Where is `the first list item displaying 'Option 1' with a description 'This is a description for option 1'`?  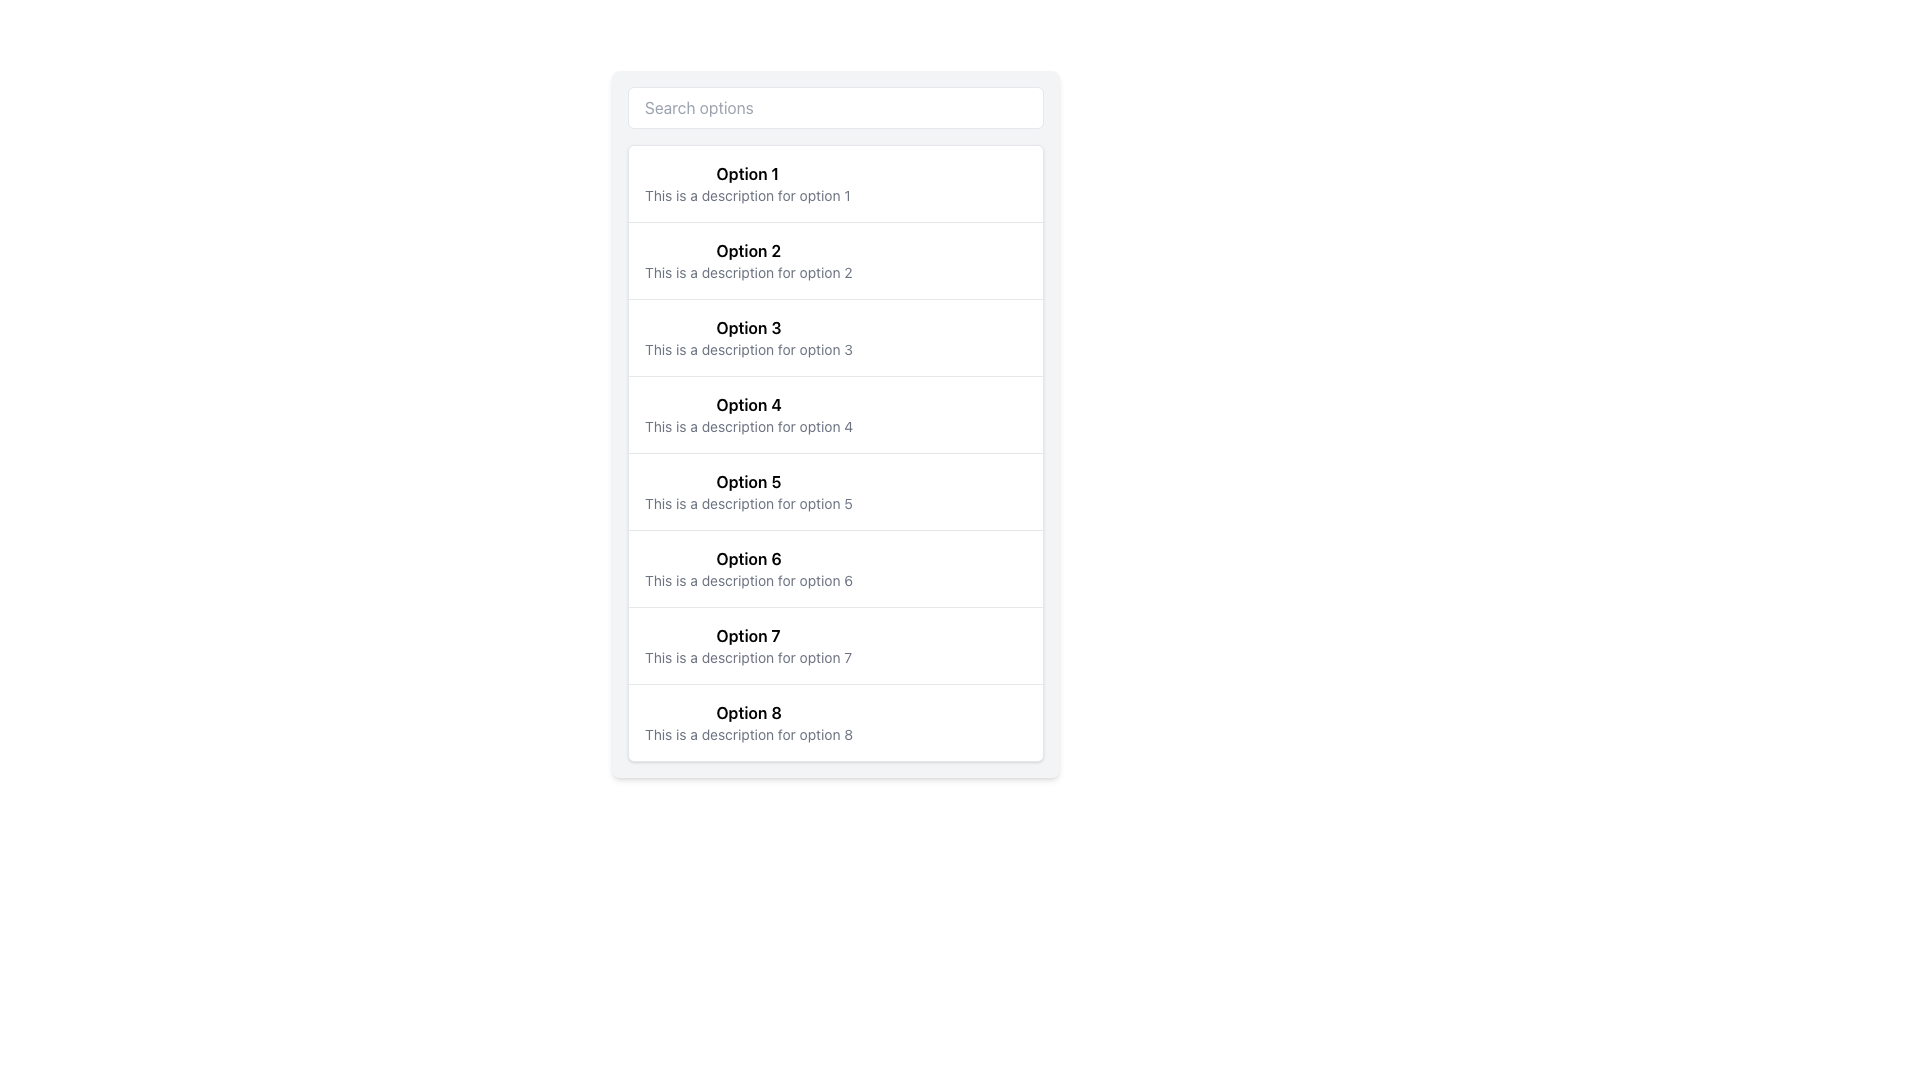 the first list item displaying 'Option 1' with a description 'This is a description for option 1' is located at coordinates (746, 184).